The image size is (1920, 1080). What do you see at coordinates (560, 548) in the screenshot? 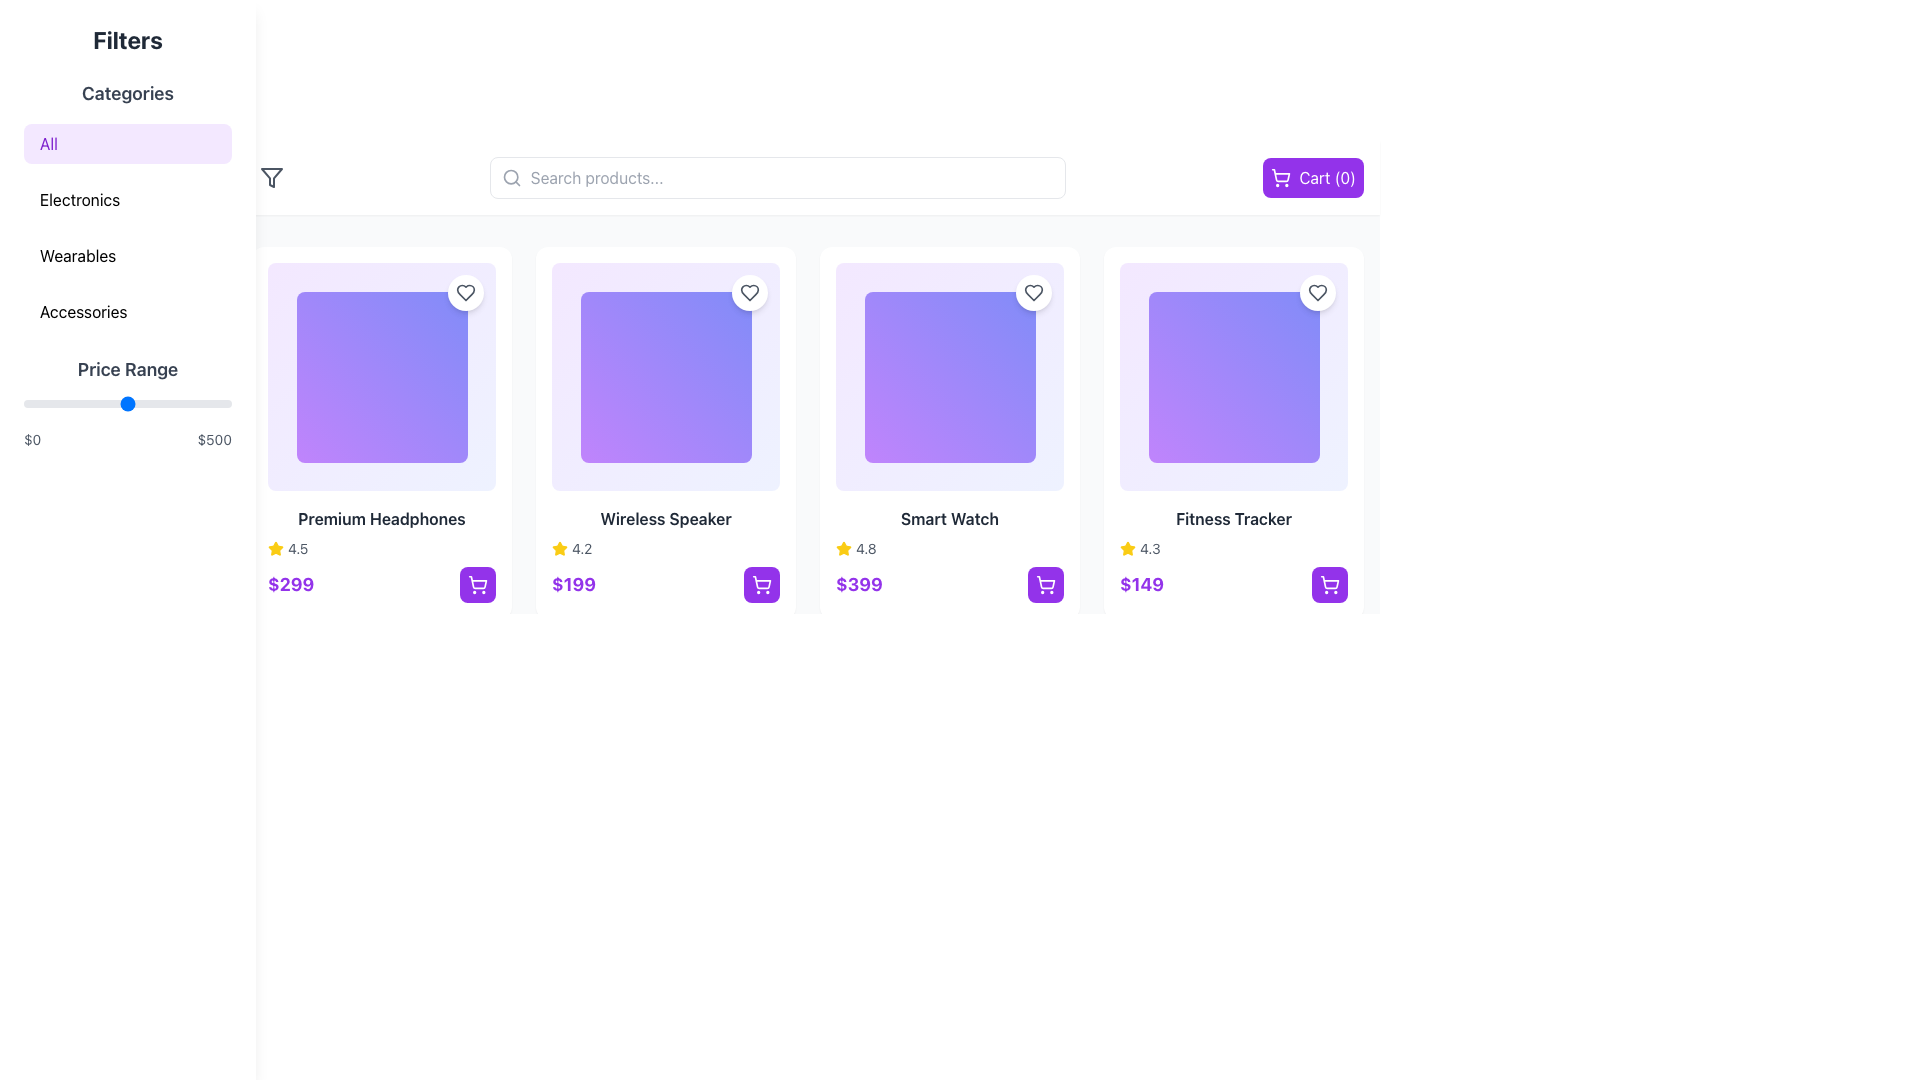
I see `the star icon representing the product rating of '4.2' located beneath the 'Wireless Speaker' product image and above the price tag` at bounding box center [560, 548].